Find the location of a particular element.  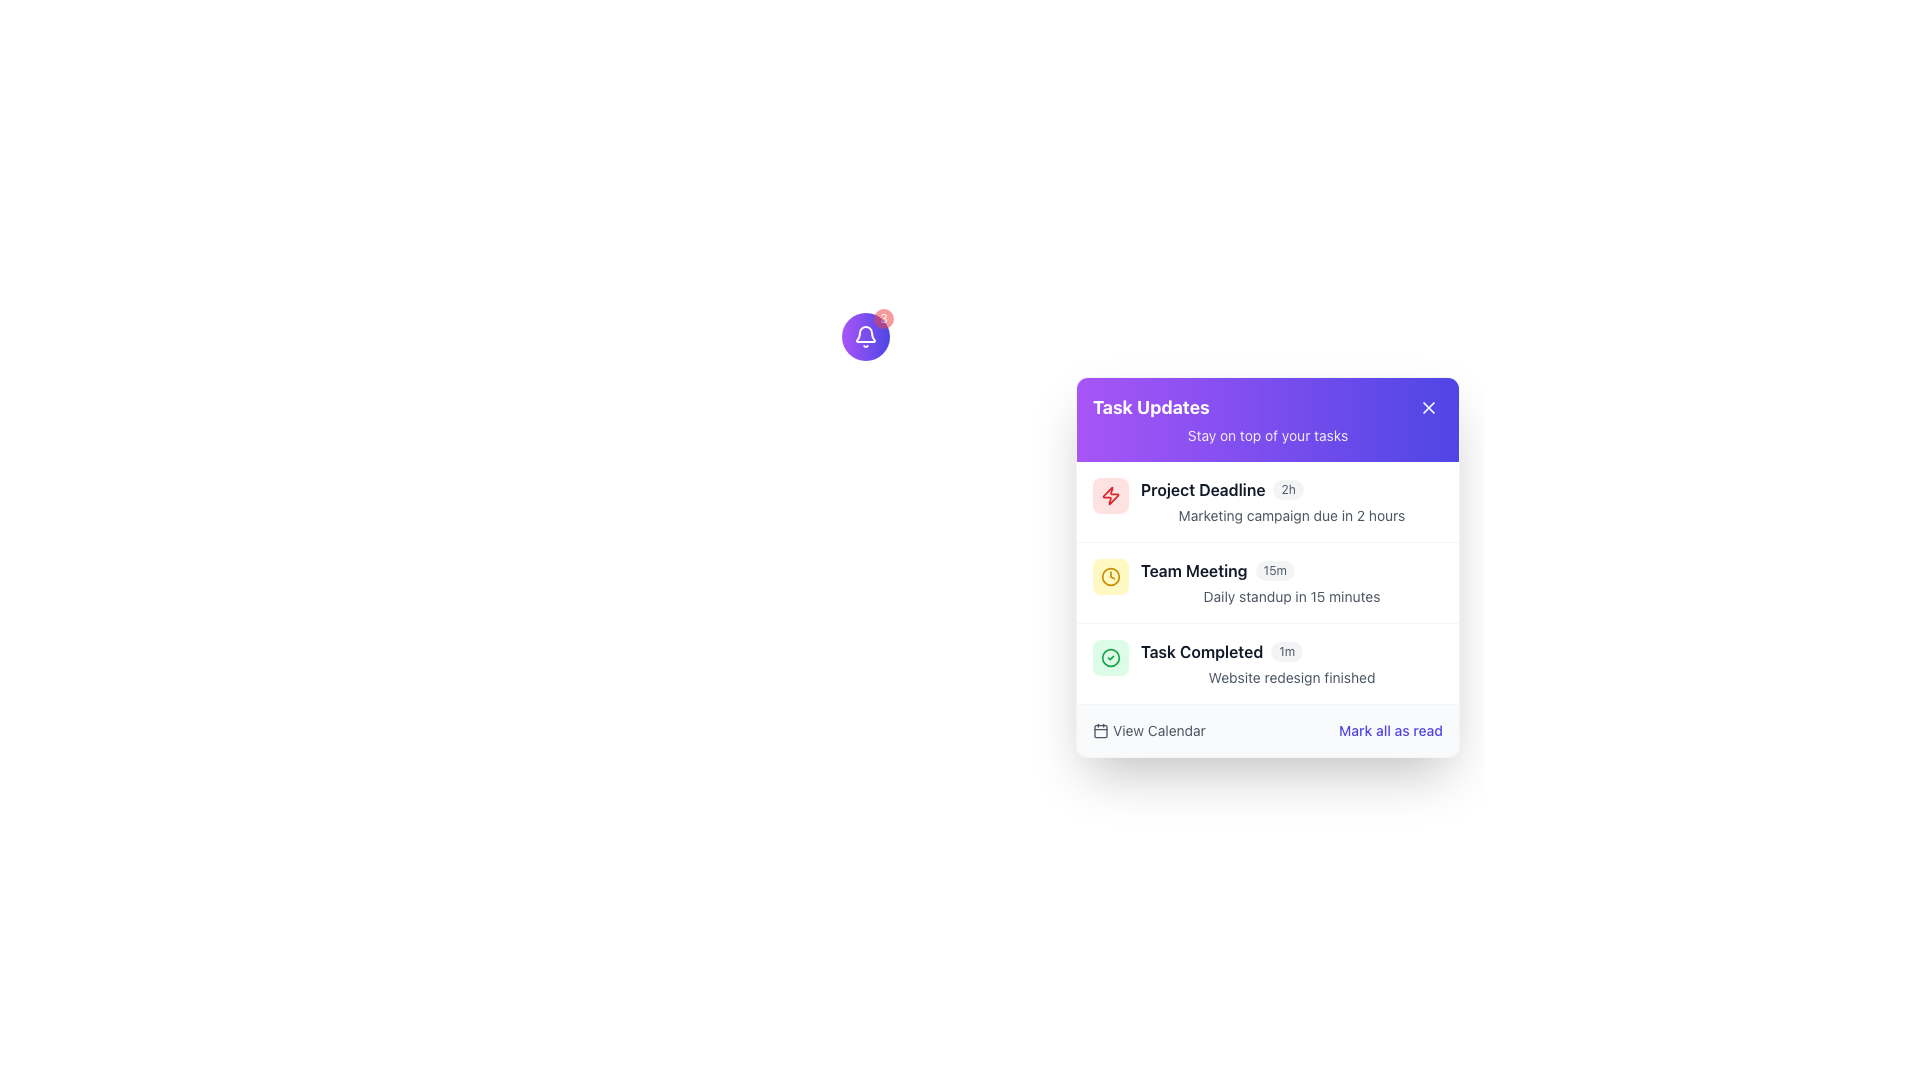

the small gray calendar icon located to the left of the 'View Calendar' text in the 'Task Updates' panel is located at coordinates (1099, 731).